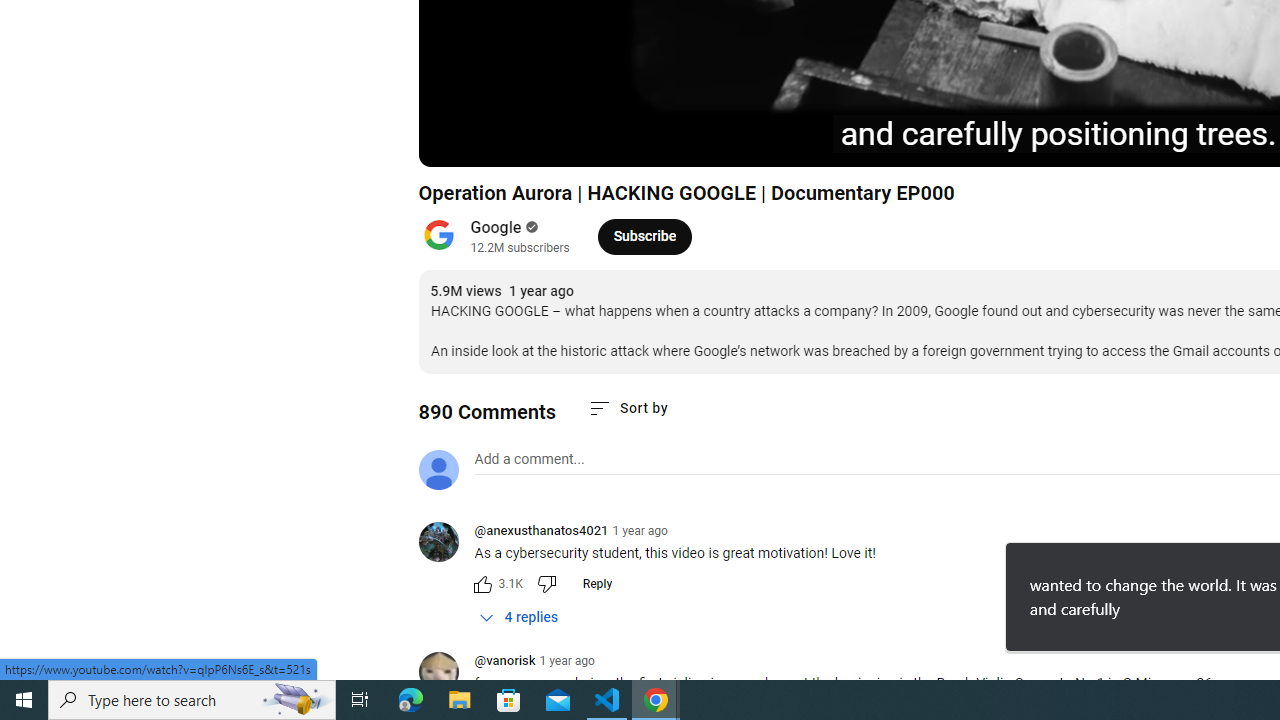  What do you see at coordinates (482, 583) in the screenshot?
I see `'Like this comment along with 3.1K other people'` at bounding box center [482, 583].